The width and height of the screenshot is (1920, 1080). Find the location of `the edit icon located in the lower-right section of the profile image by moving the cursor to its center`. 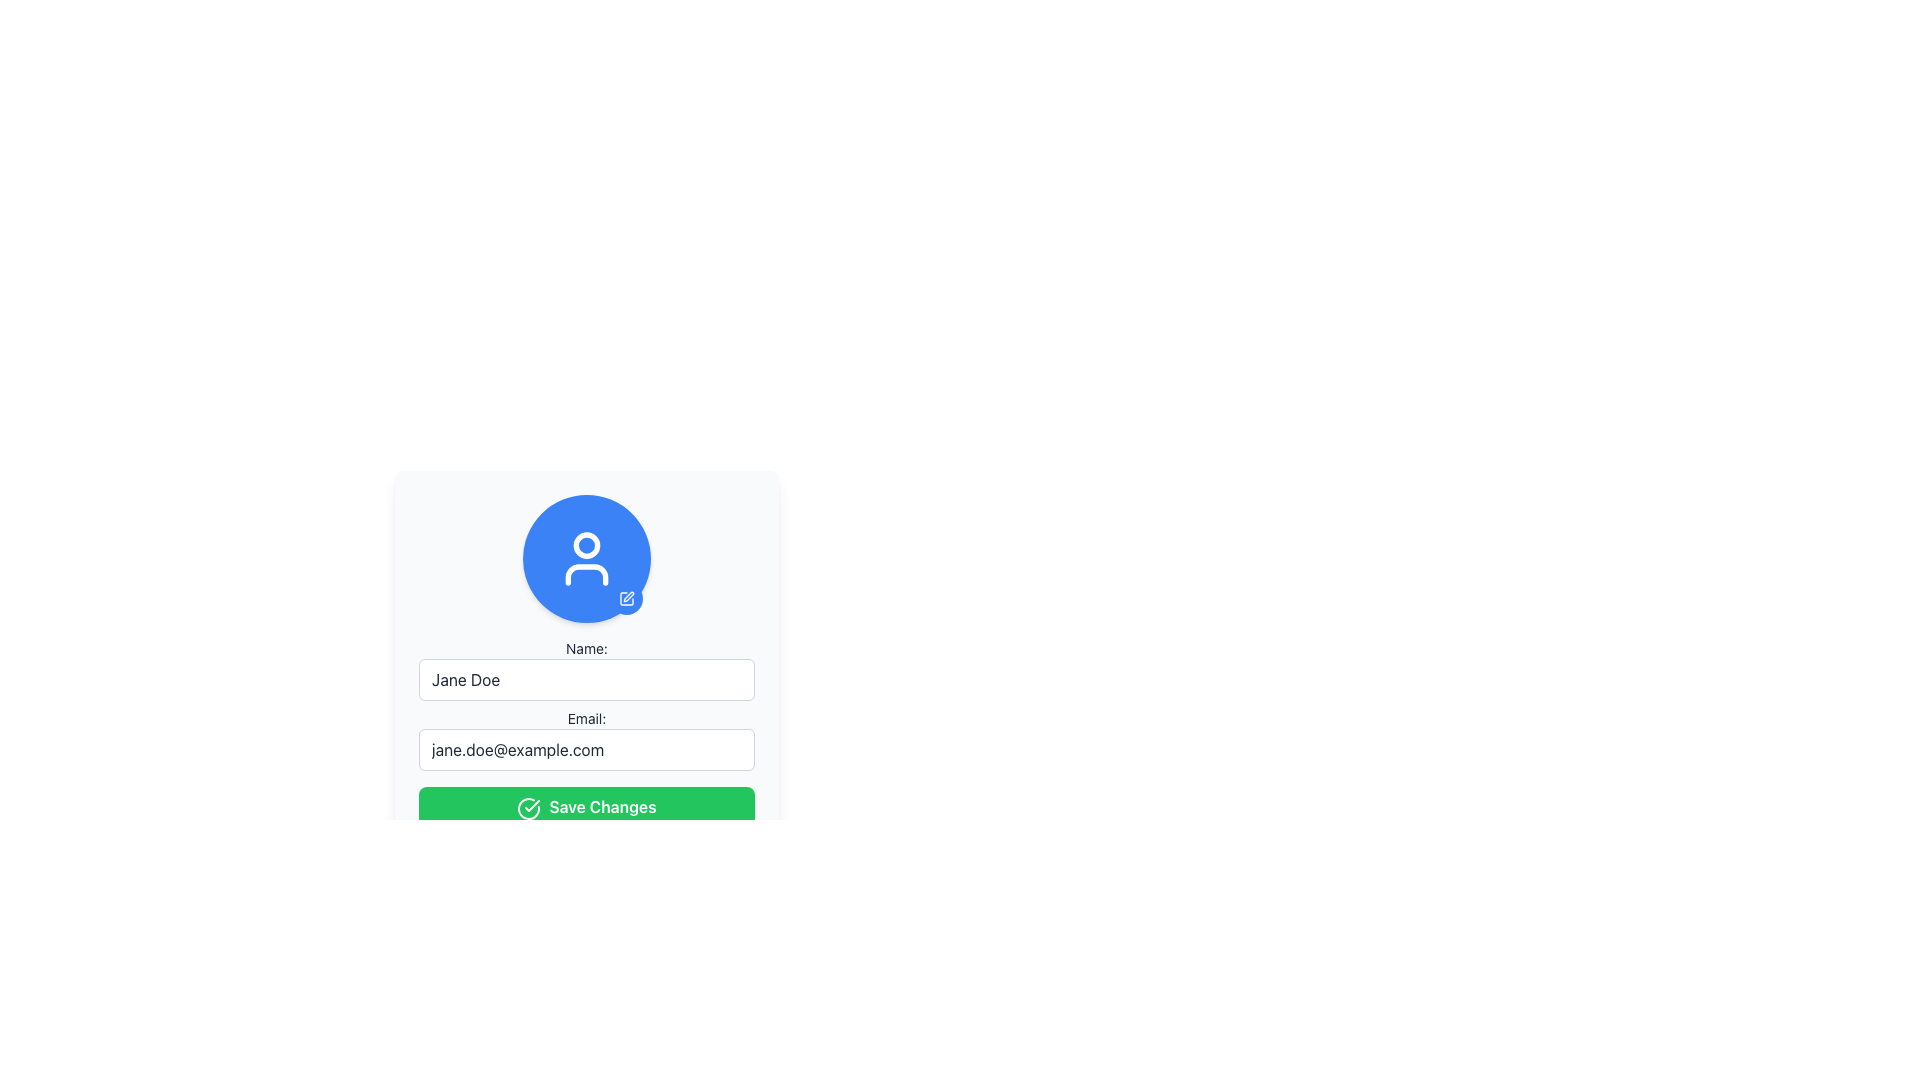

the edit icon located in the lower-right section of the profile image by moving the cursor to its center is located at coordinates (626, 597).